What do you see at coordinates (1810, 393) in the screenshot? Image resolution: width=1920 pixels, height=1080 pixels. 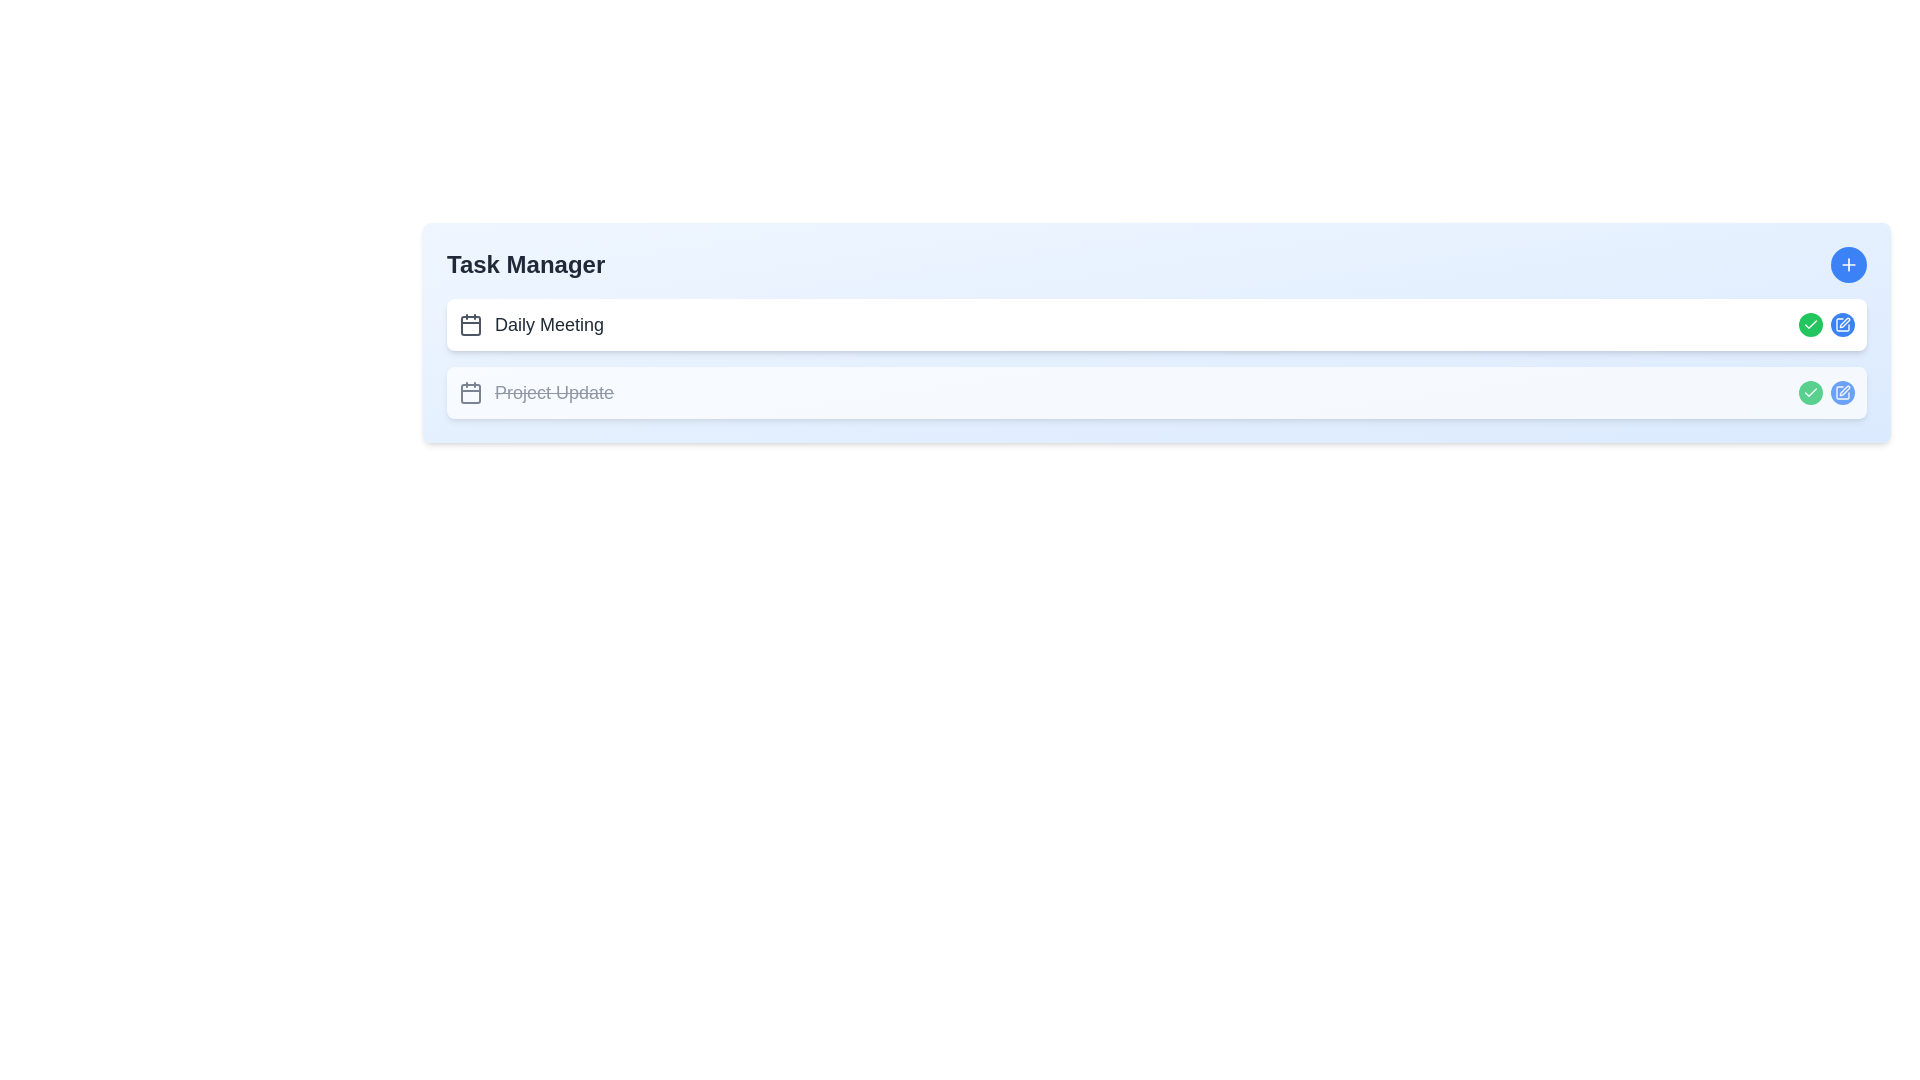 I see `the small circular green button with a white checkmark icon, which is located on the right side of the second row in a group of buttons` at bounding box center [1810, 393].